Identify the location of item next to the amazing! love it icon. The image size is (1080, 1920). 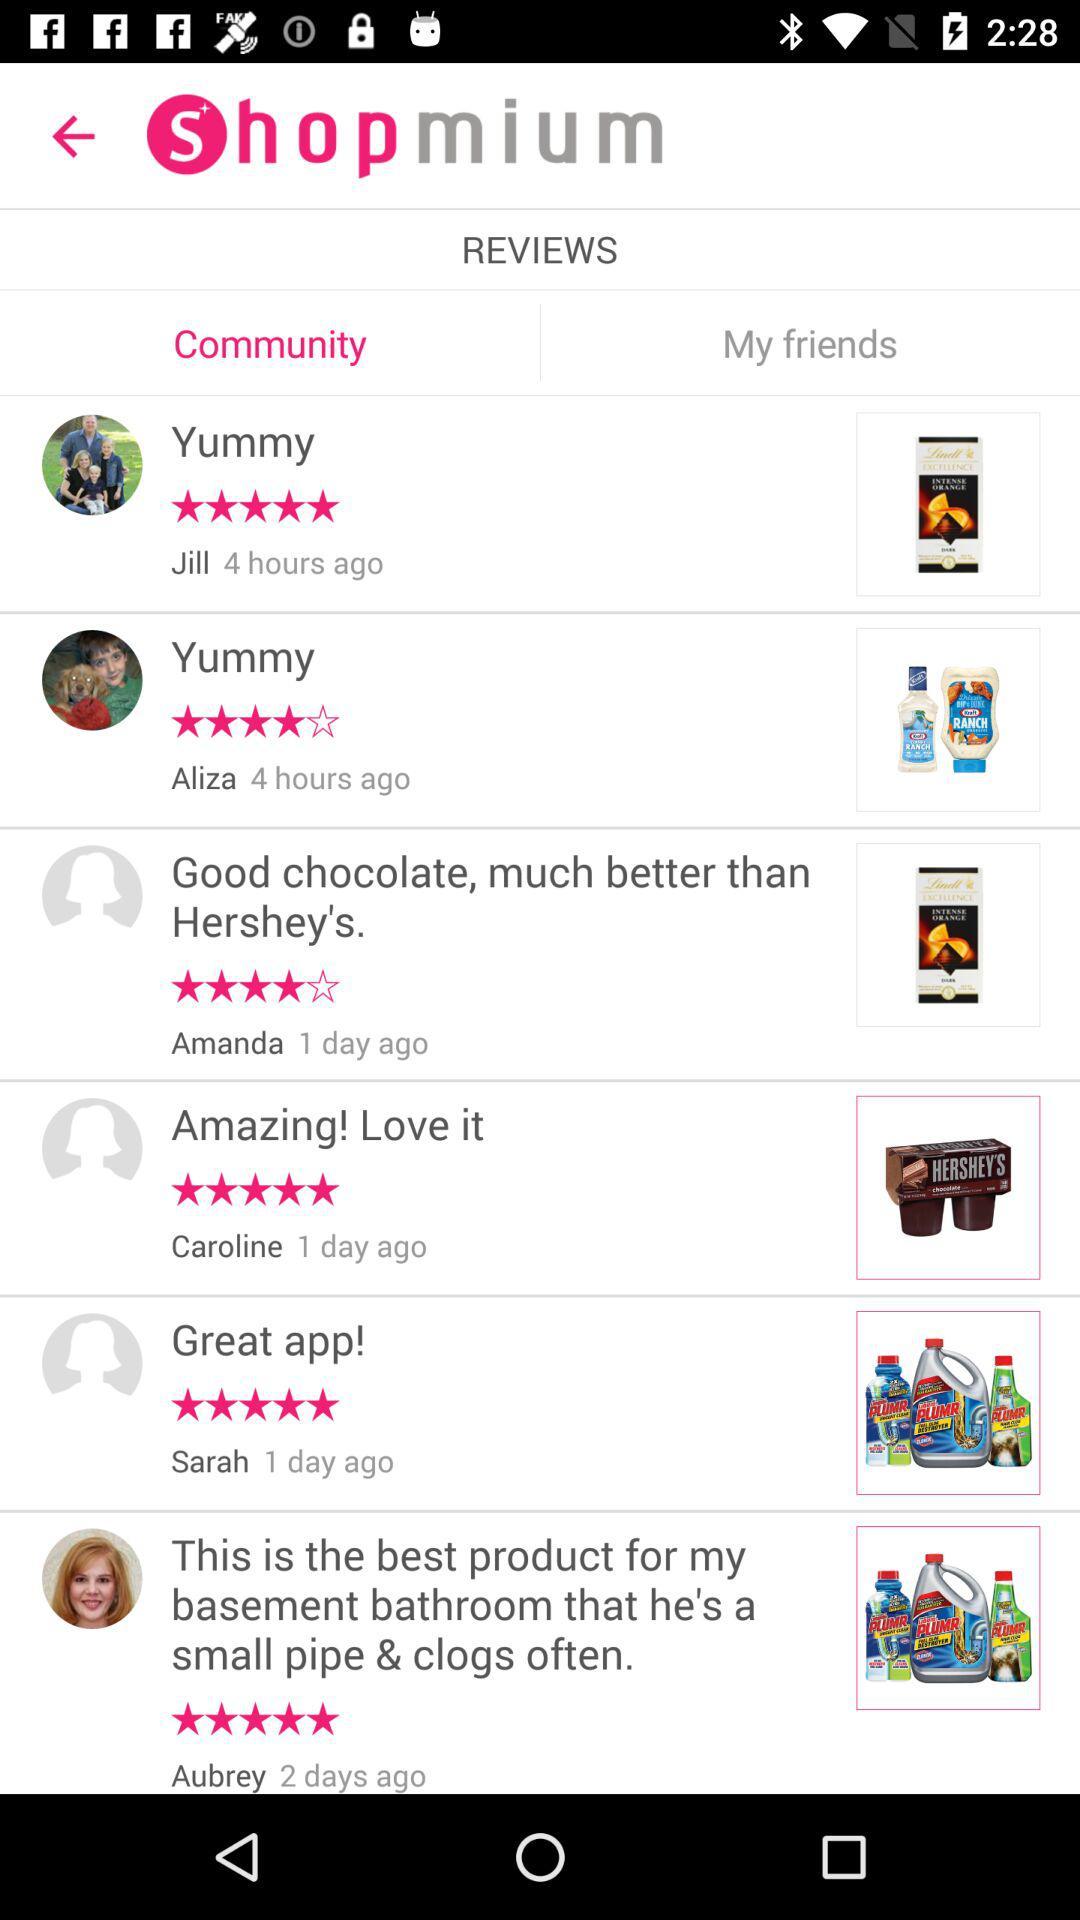
(92, 1148).